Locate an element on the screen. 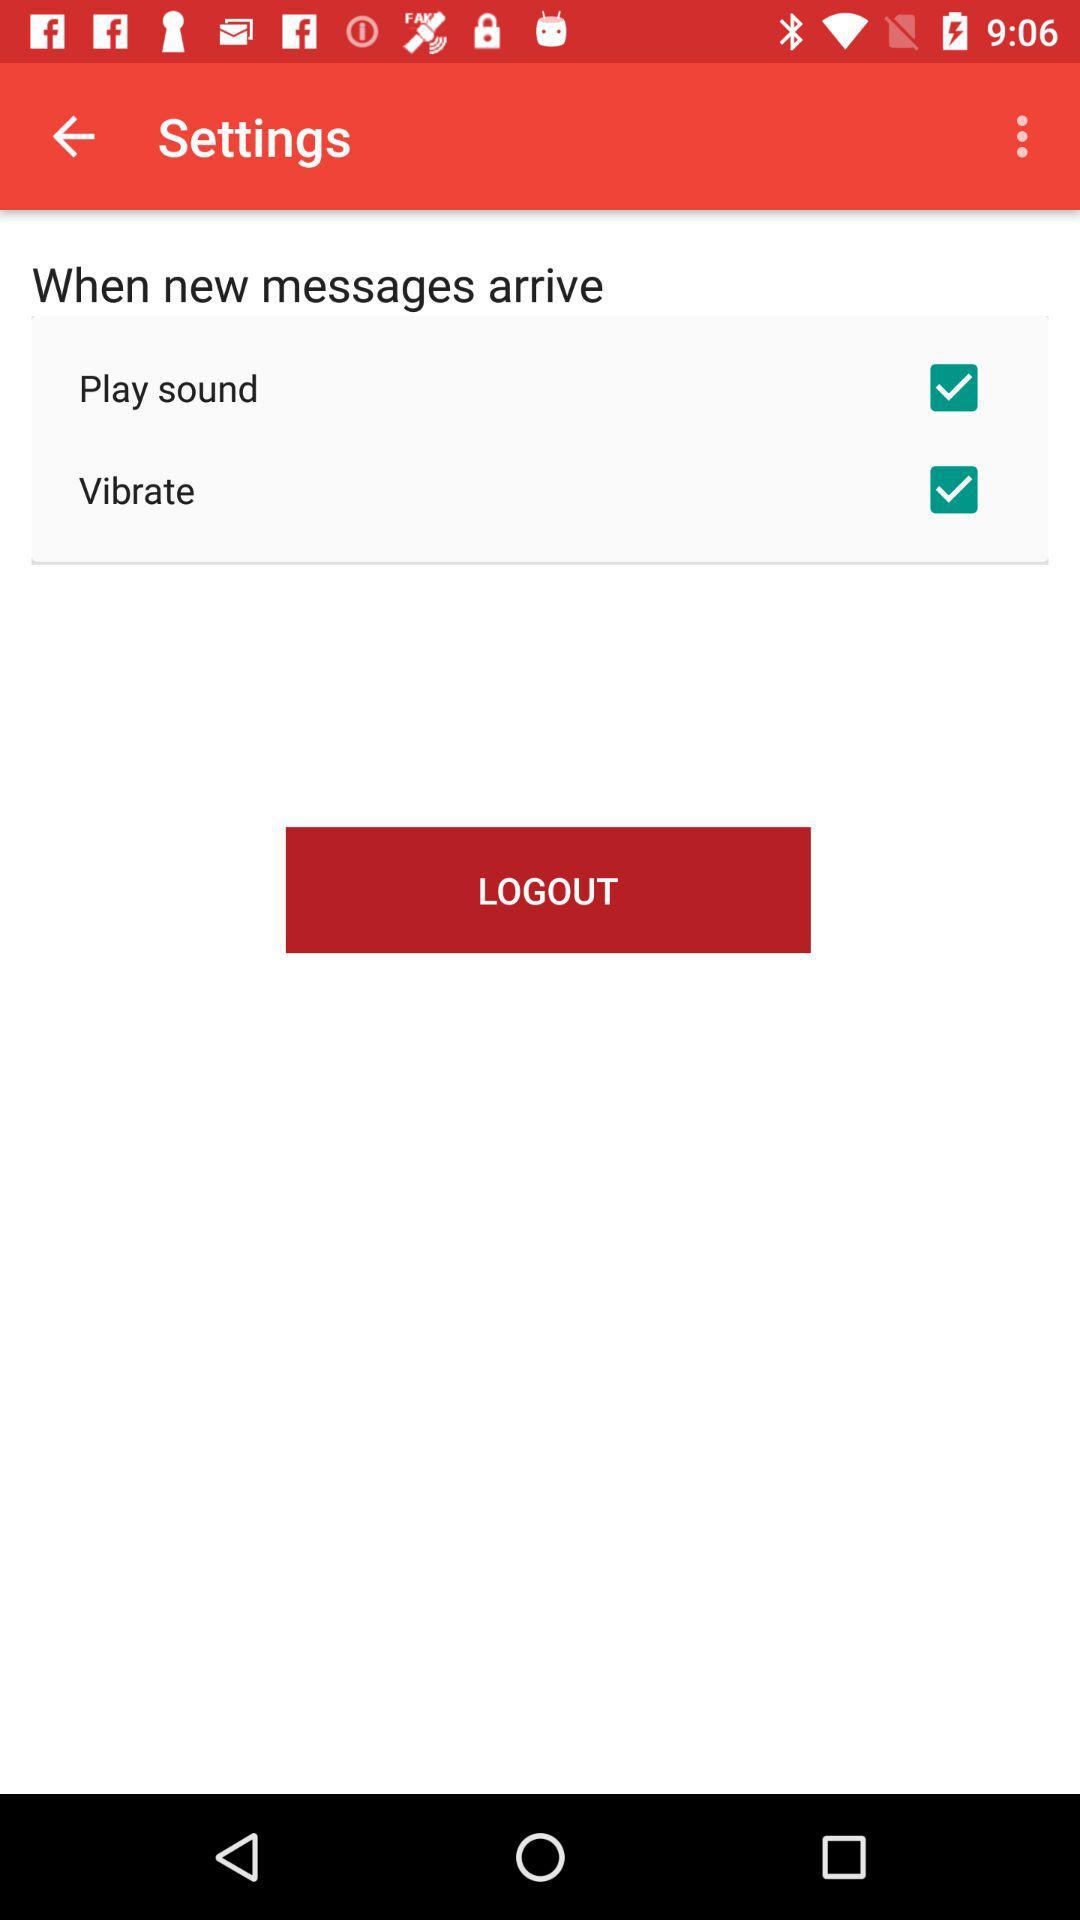  vibrate is located at coordinates (540, 489).